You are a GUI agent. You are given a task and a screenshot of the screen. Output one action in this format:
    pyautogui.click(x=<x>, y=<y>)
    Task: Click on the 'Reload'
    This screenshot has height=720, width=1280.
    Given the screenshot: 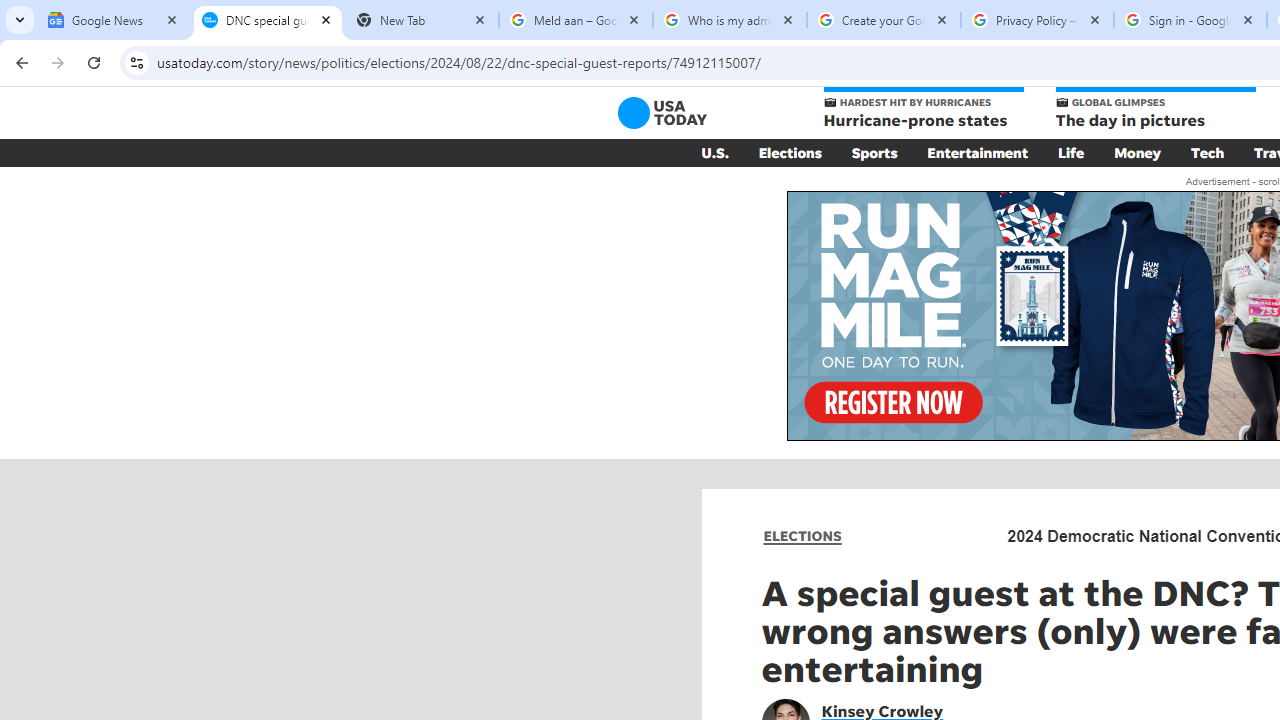 What is the action you would take?
    pyautogui.click(x=93, y=61)
    